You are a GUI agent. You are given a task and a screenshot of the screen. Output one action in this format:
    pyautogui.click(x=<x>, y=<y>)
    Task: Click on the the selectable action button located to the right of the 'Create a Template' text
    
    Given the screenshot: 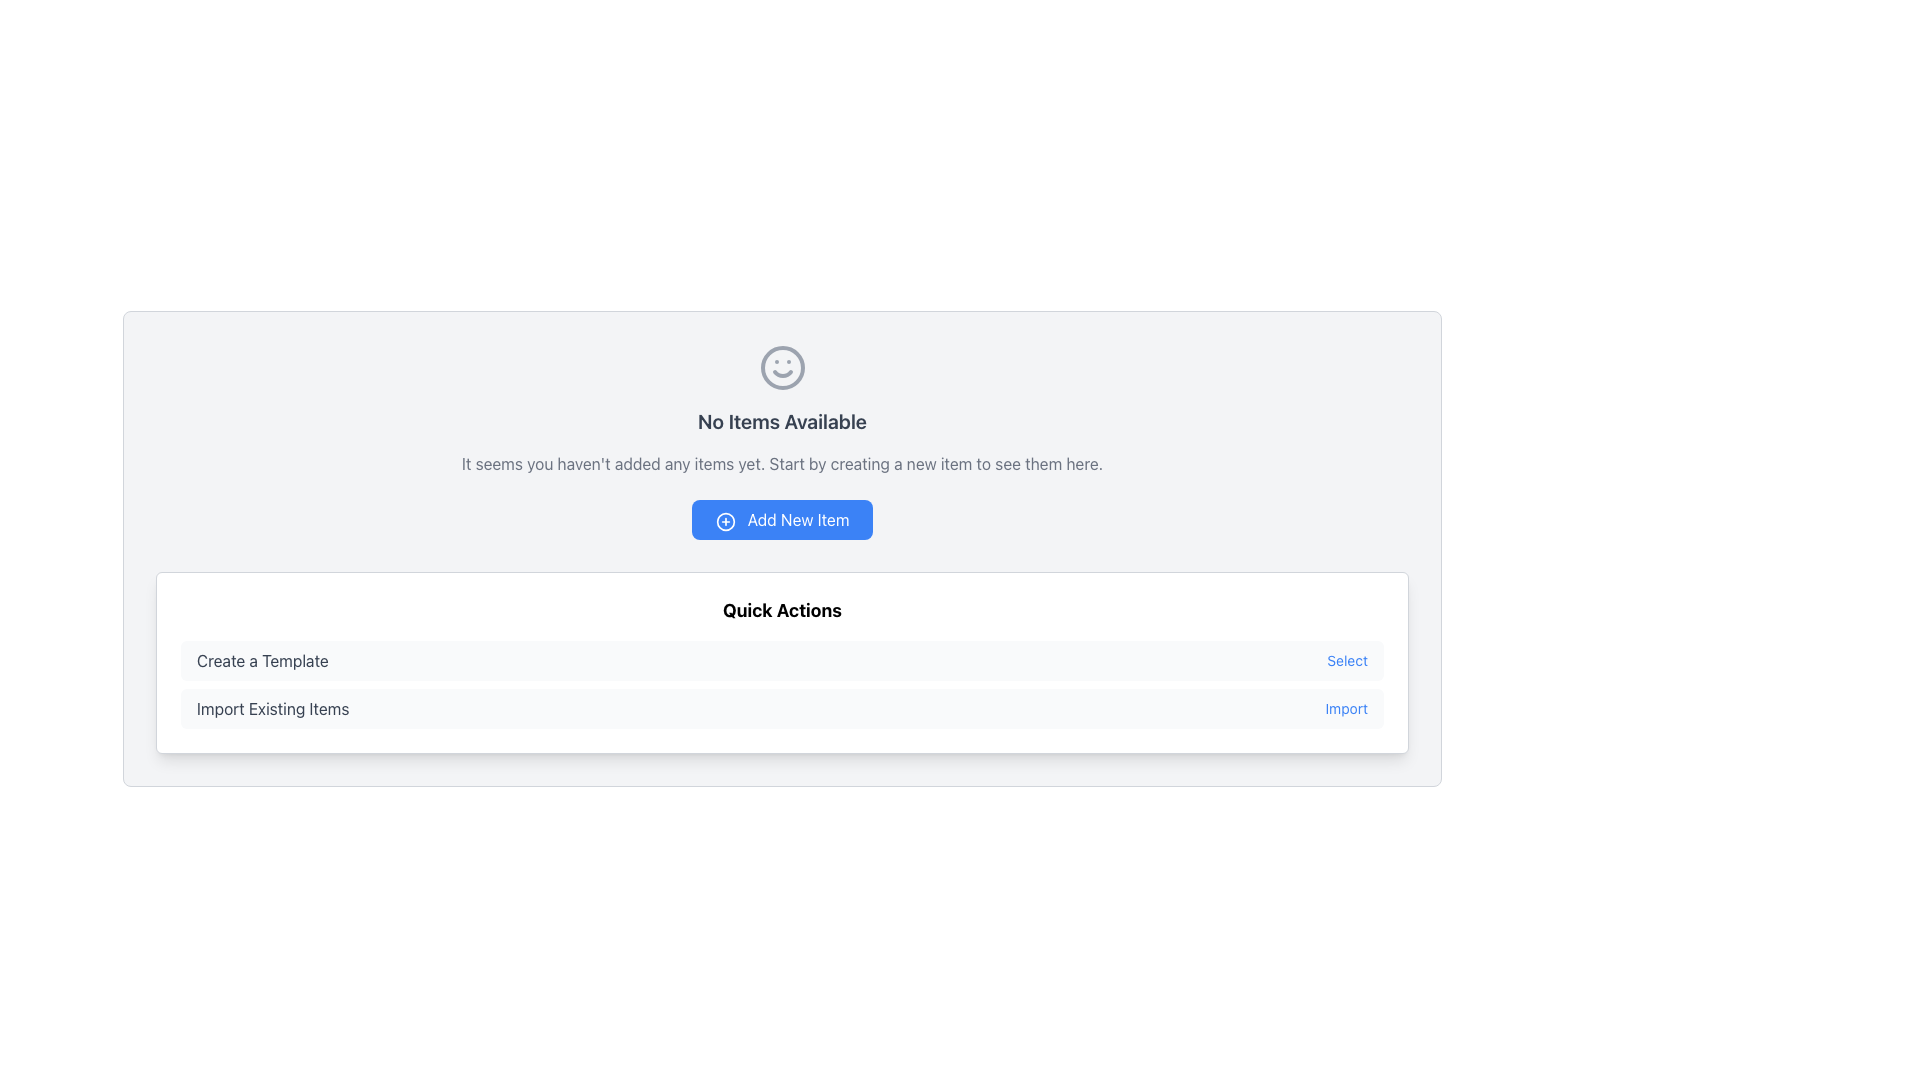 What is the action you would take?
    pyautogui.click(x=1347, y=660)
    